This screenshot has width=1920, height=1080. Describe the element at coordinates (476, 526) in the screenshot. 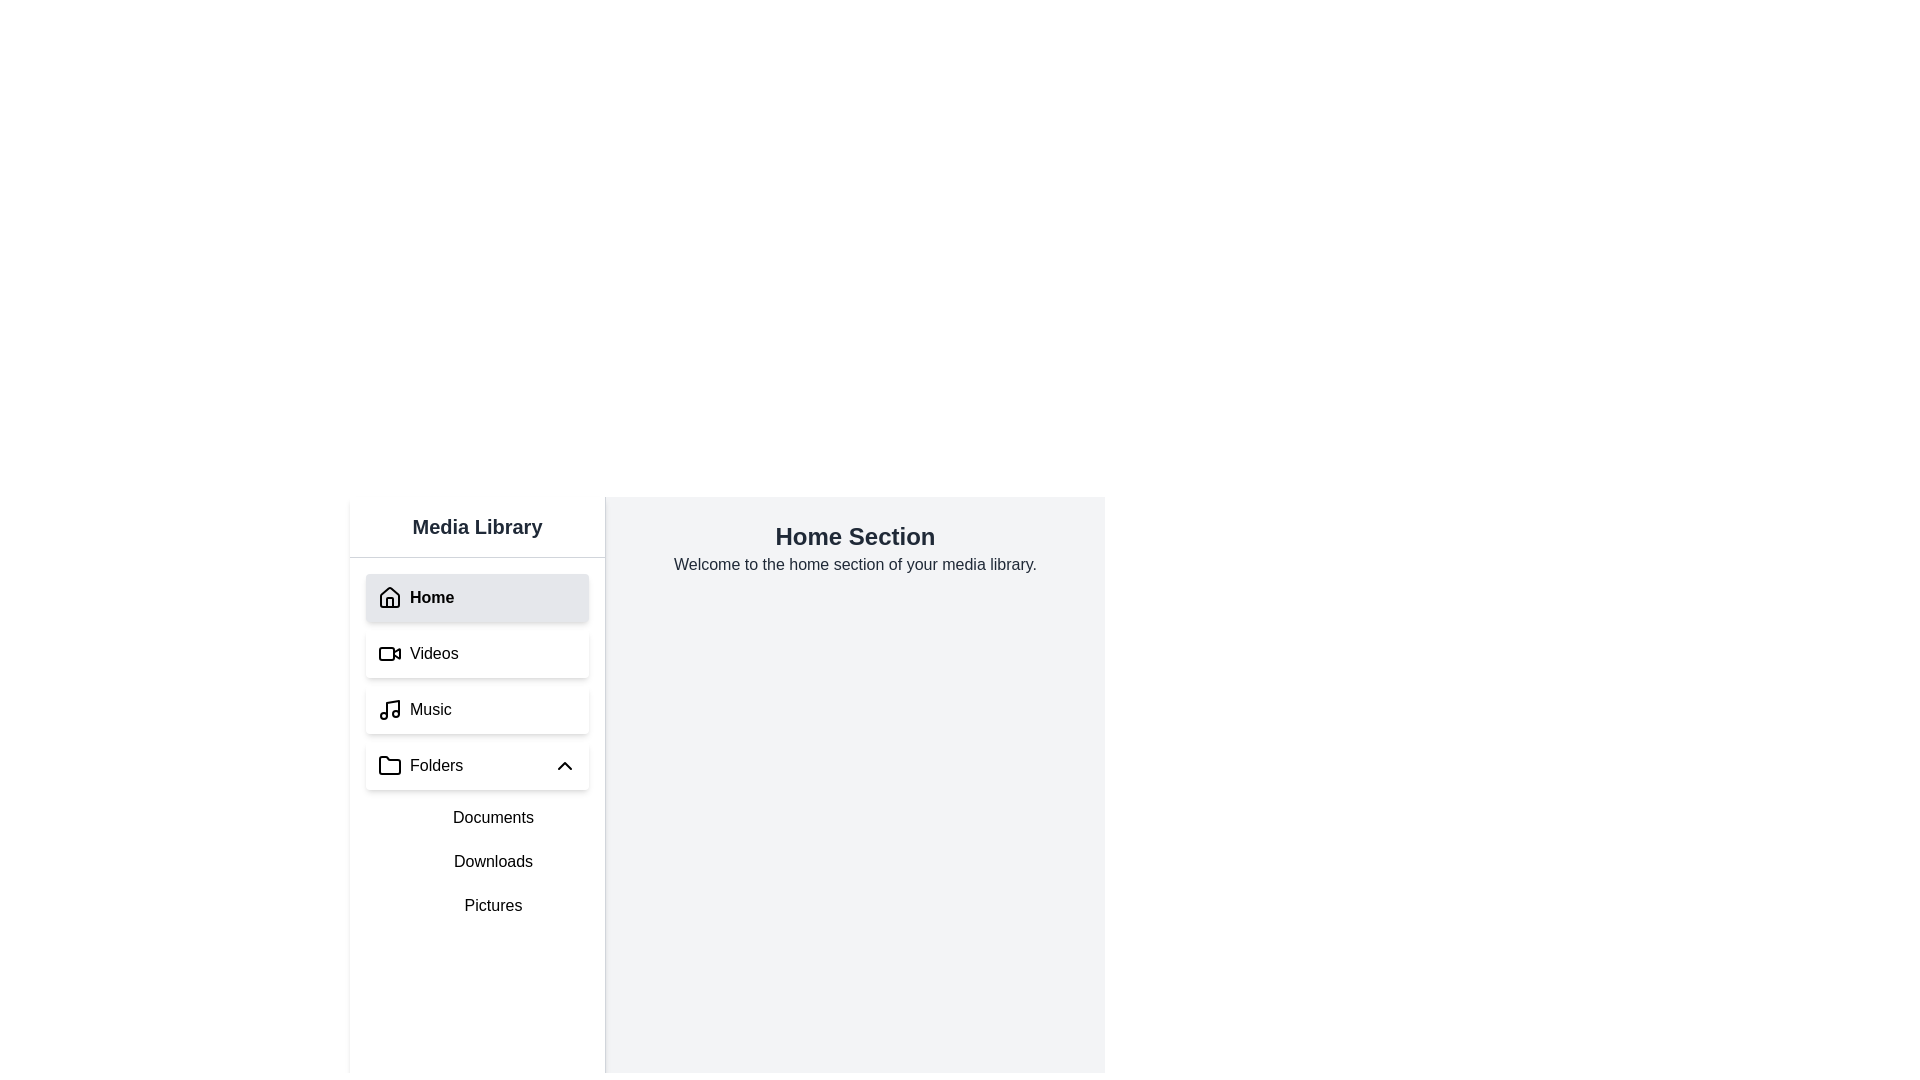

I see `the section title text element located at the top of the vertical navigation section on the left side of the UI` at that location.